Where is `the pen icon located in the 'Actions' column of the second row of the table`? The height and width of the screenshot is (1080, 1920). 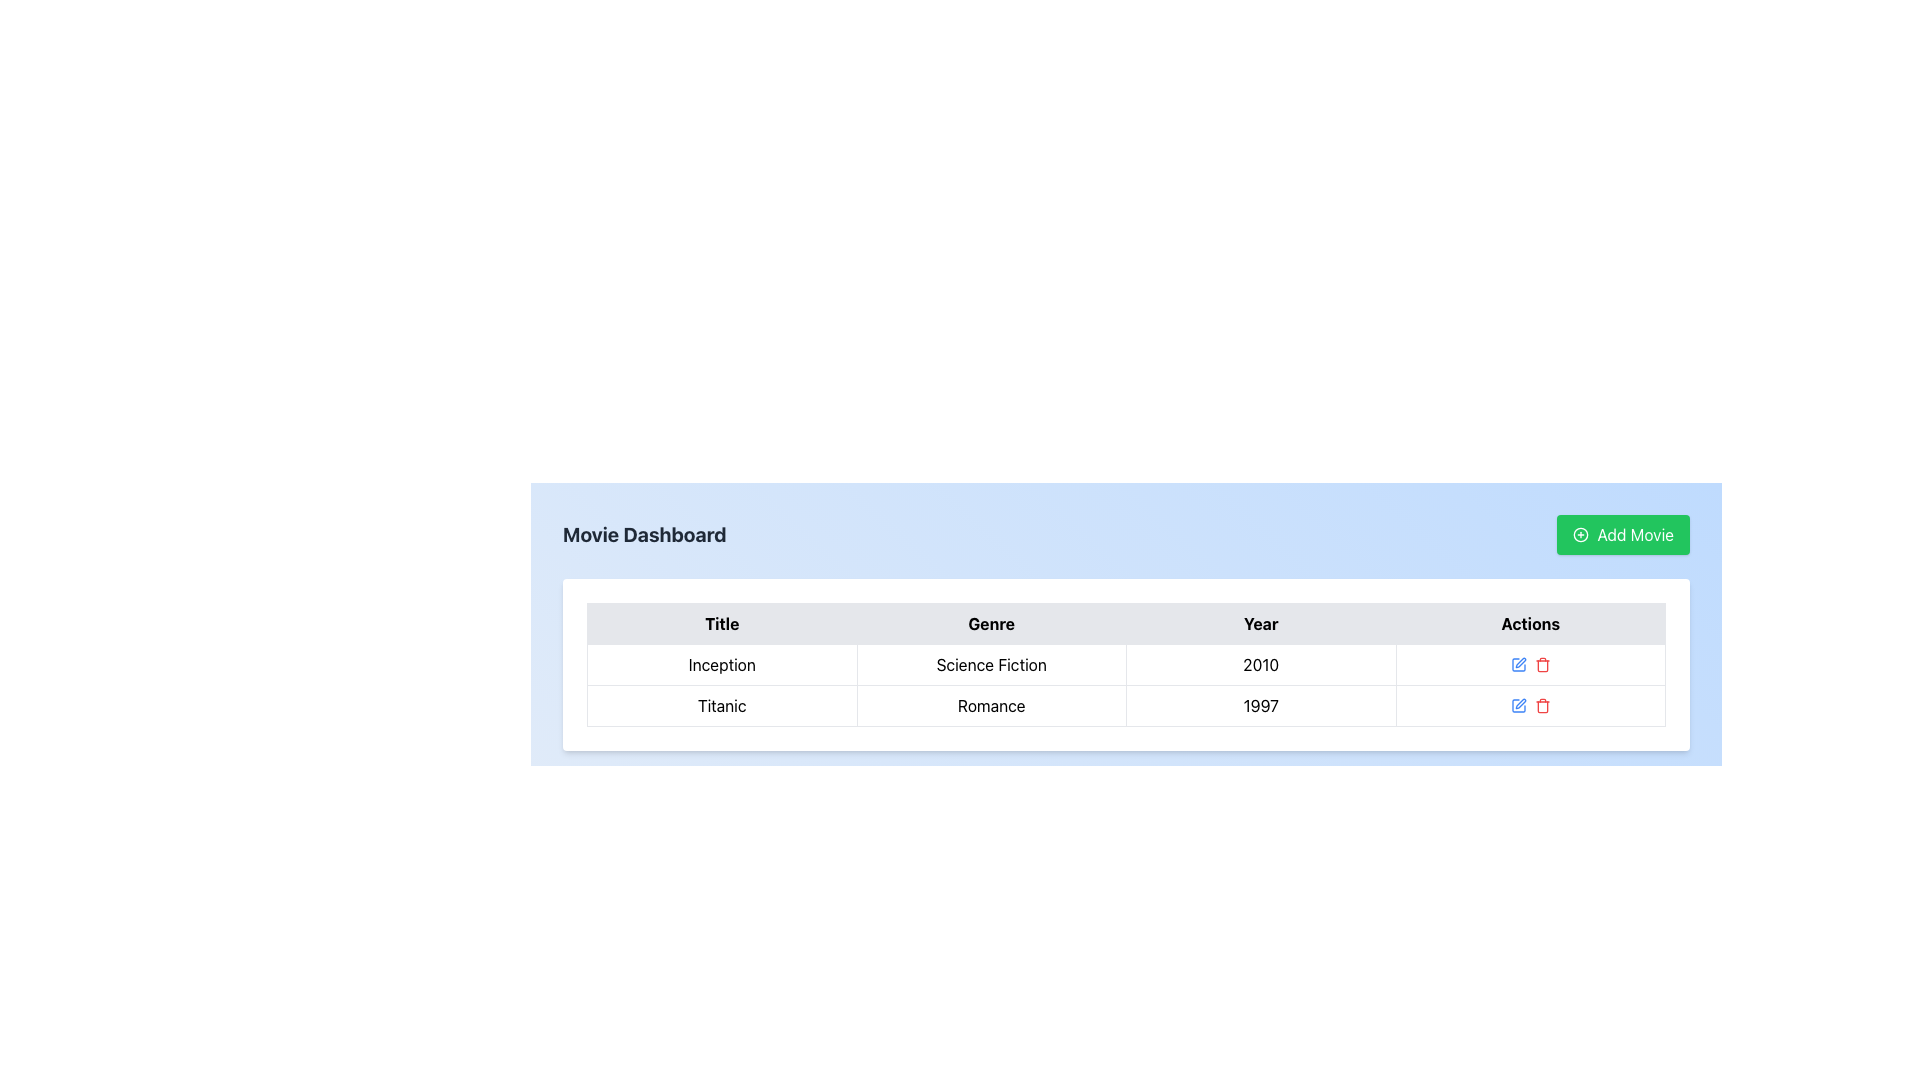 the pen icon located in the 'Actions' column of the second row of the table is located at coordinates (1520, 663).